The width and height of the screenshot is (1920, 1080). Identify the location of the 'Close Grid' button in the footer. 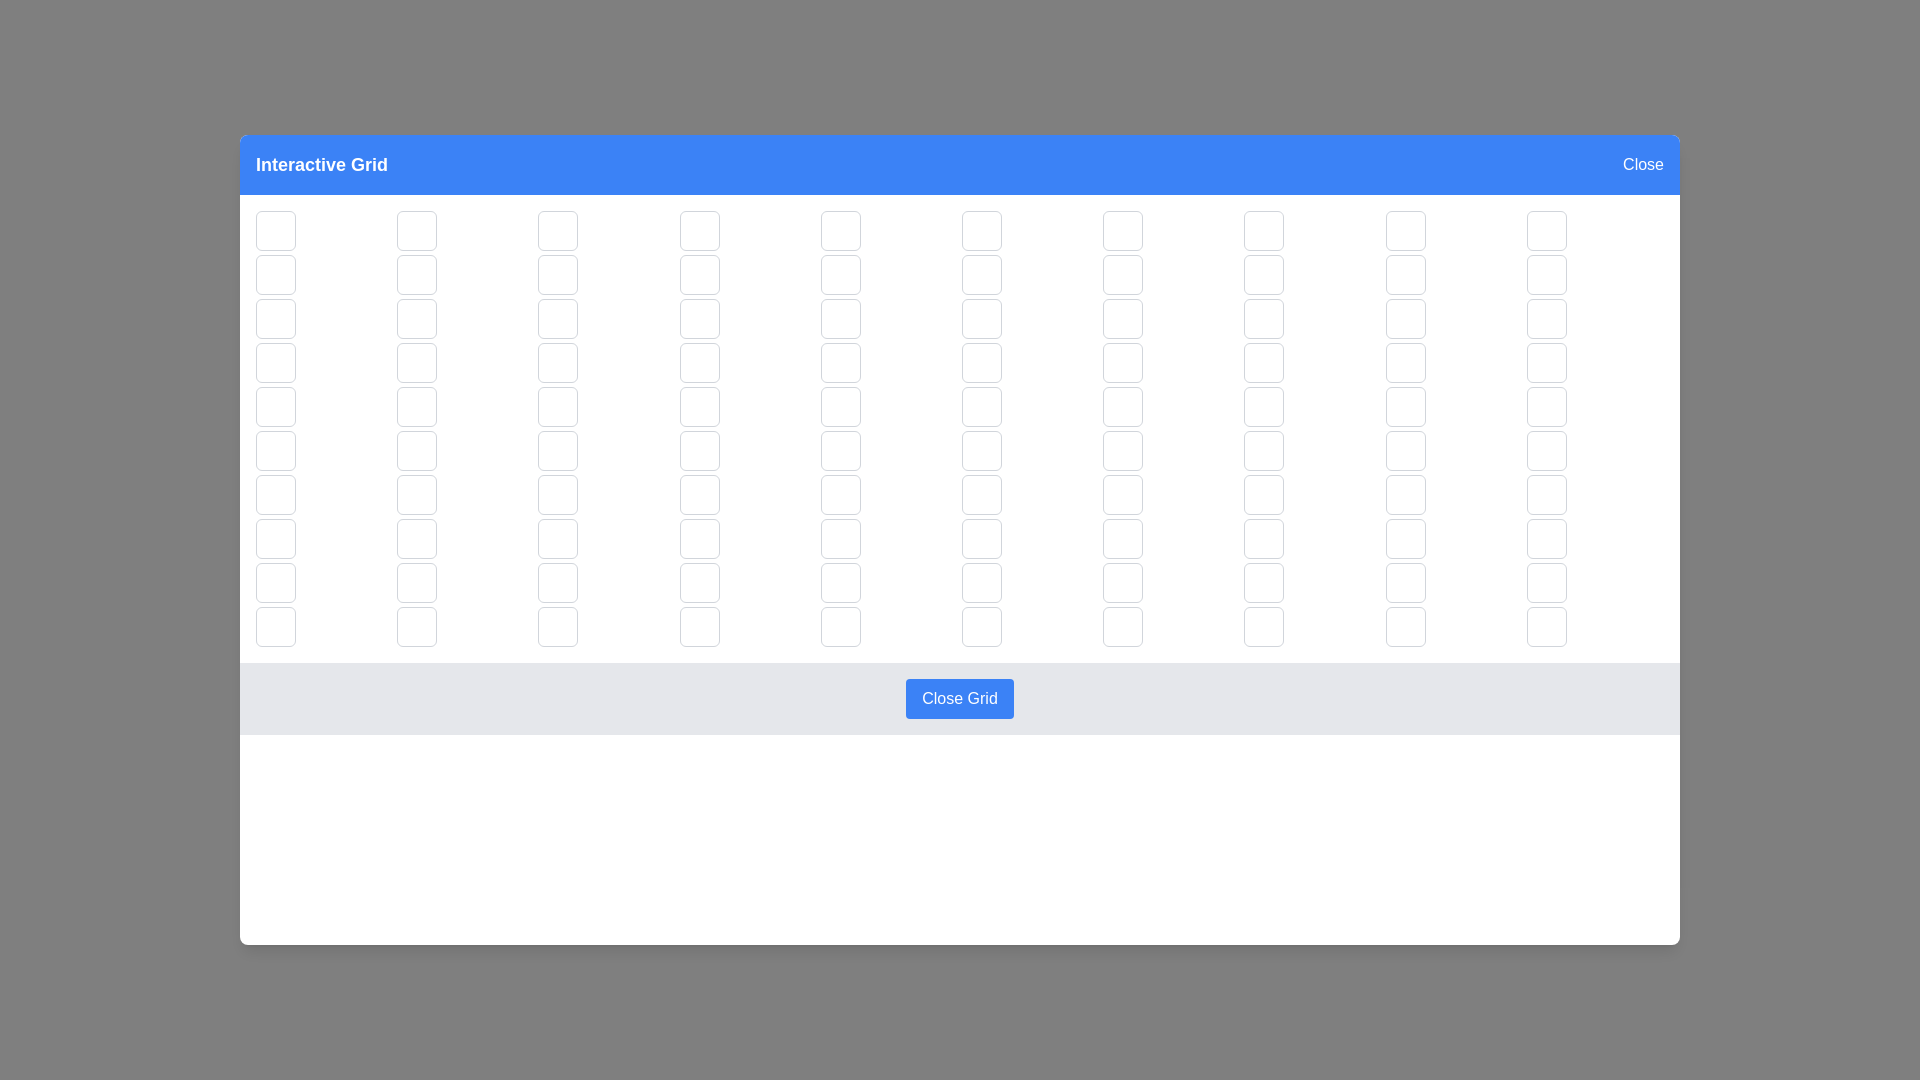
(960, 697).